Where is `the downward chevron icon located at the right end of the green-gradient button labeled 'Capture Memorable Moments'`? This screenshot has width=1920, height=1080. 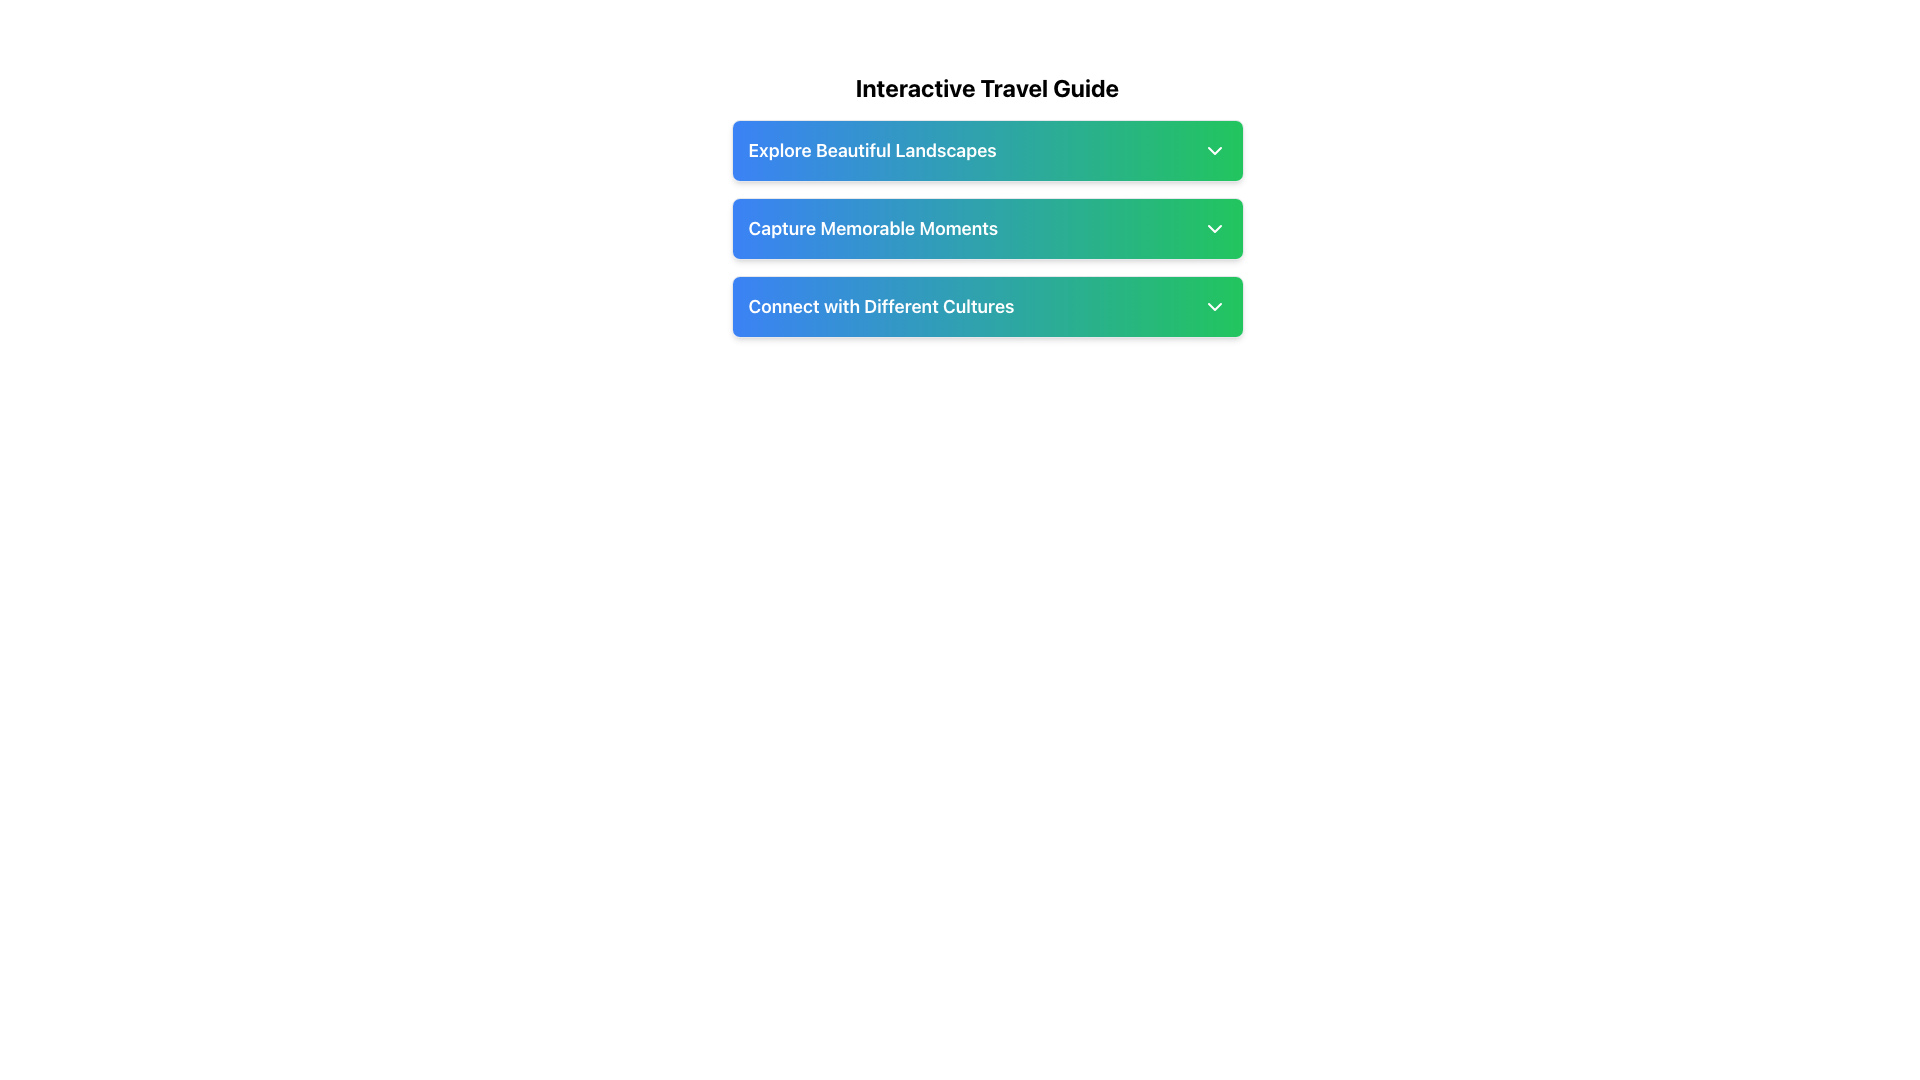
the downward chevron icon located at the right end of the green-gradient button labeled 'Capture Memorable Moments' is located at coordinates (1213, 227).